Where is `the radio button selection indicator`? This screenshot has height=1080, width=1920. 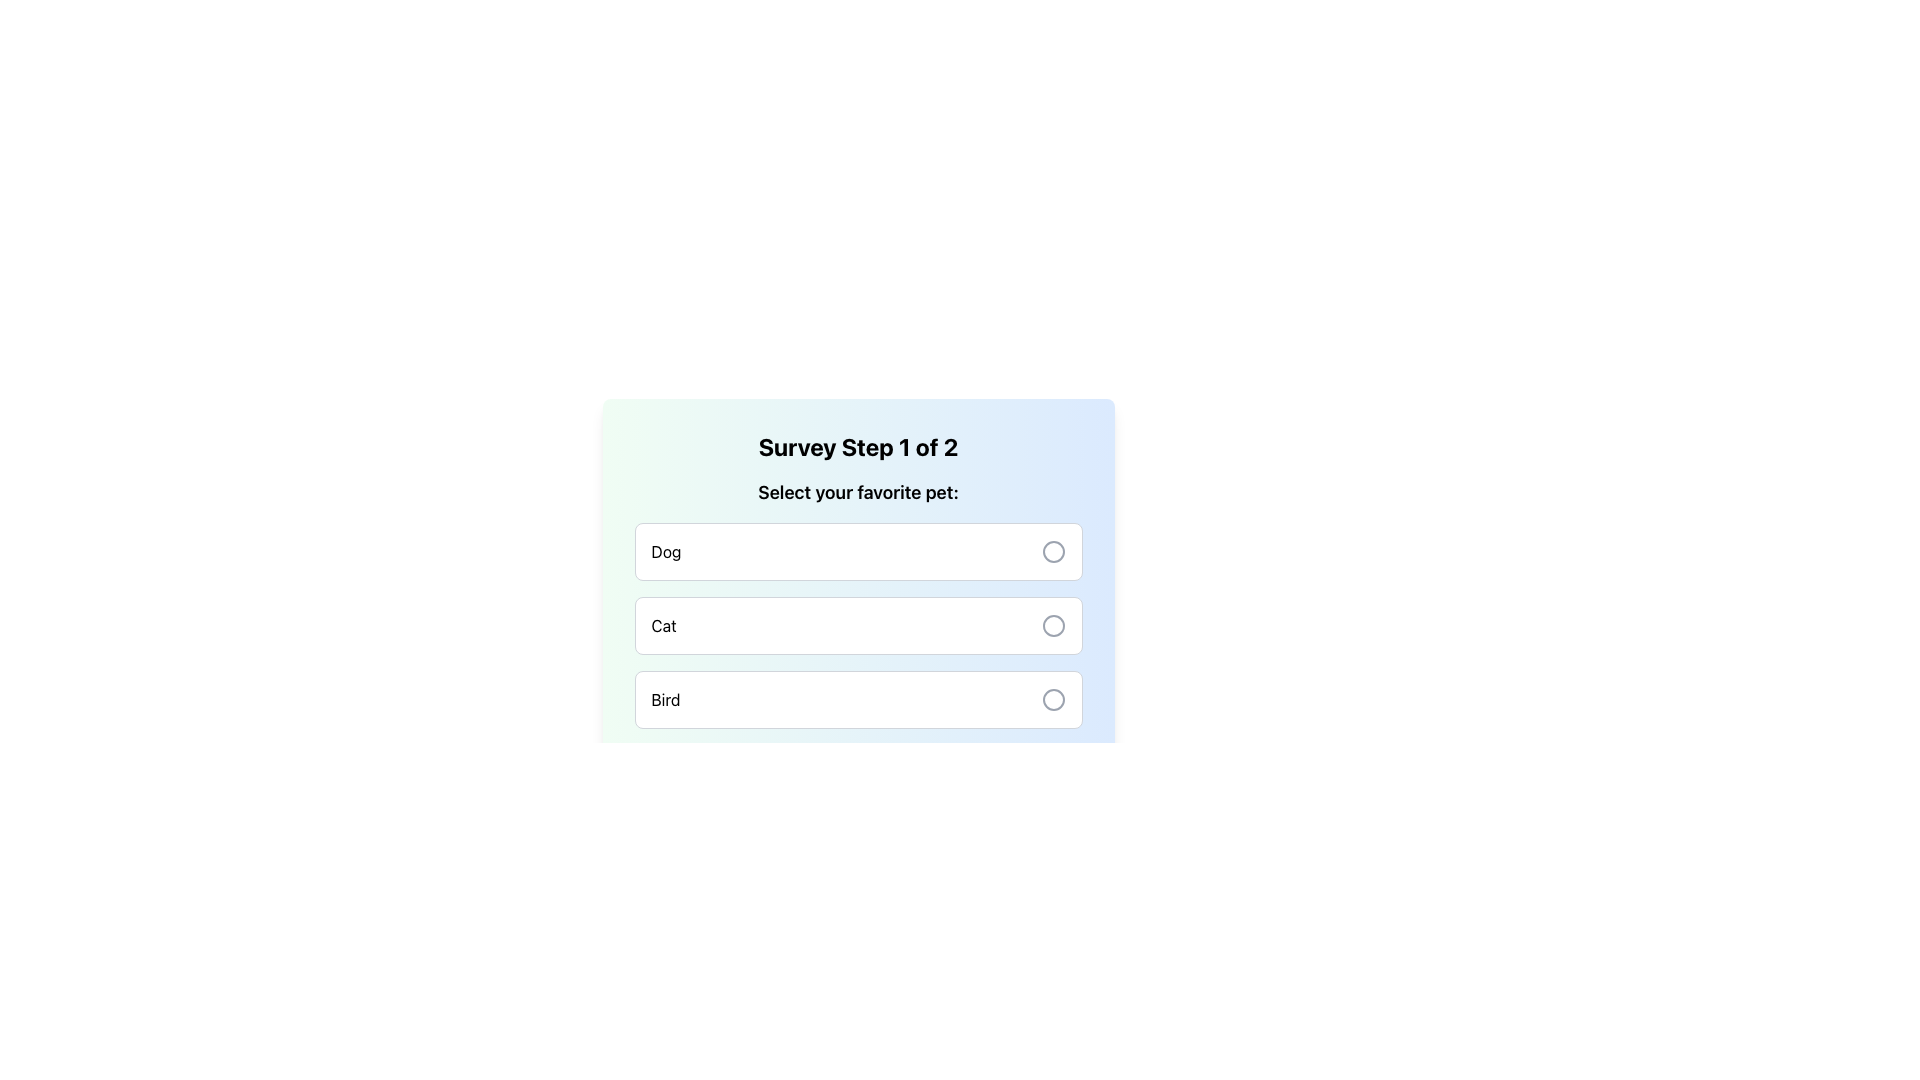 the radio button selection indicator is located at coordinates (1052, 624).